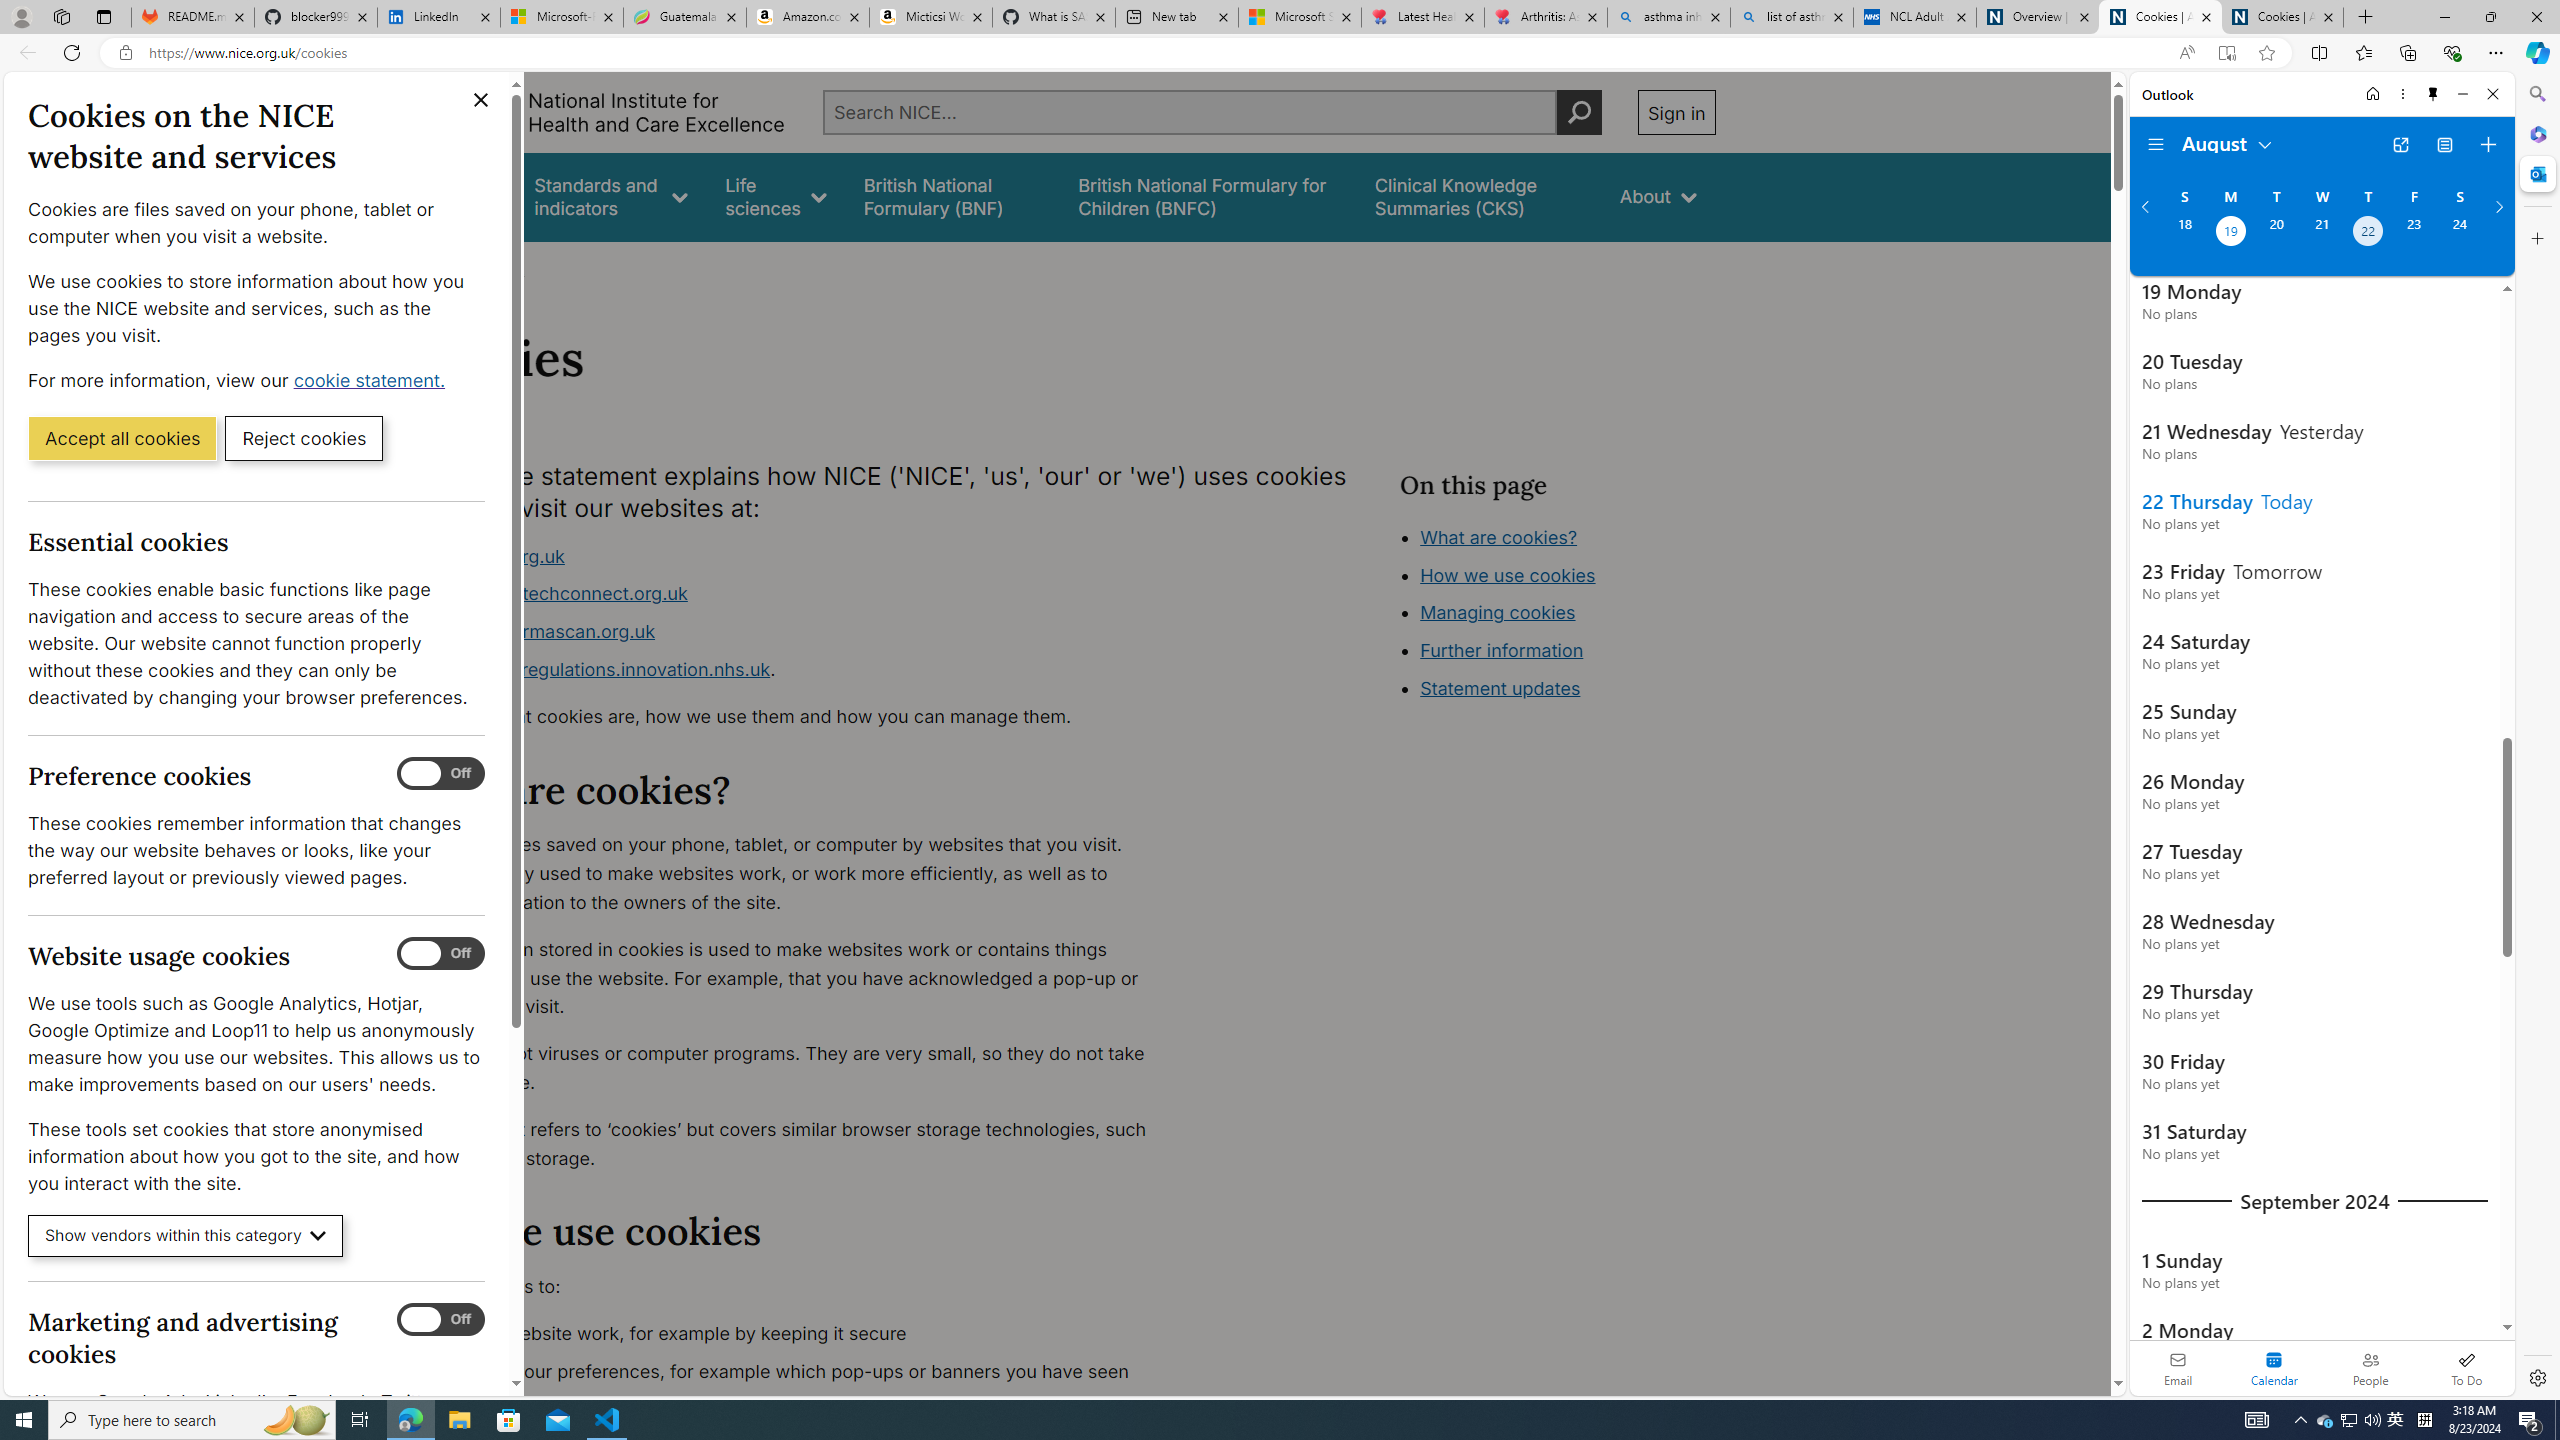  What do you see at coordinates (1497, 612) in the screenshot?
I see `'Managing cookies'` at bounding box center [1497, 612].